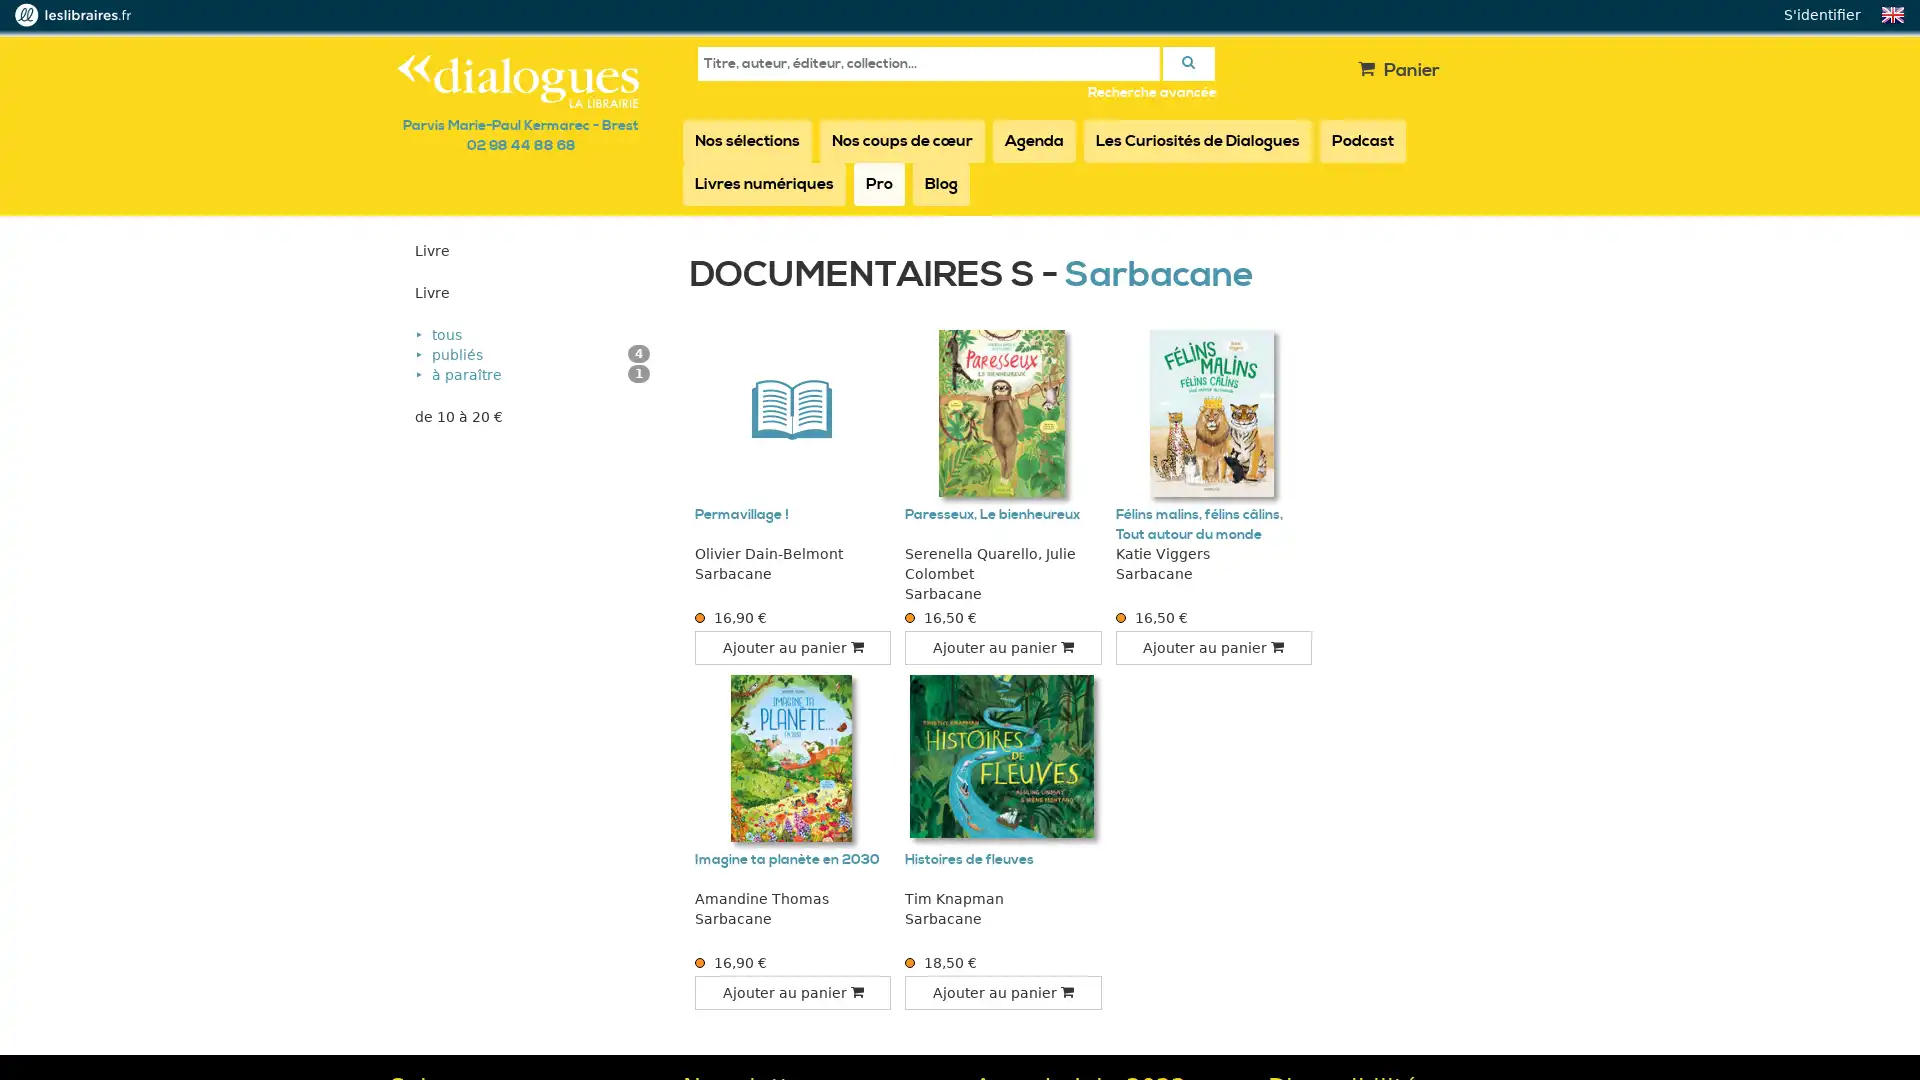 The width and height of the screenshot is (1920, 1080). Describe the element at coordinates (791, 992) in the screenshot. I see `Ajouter au panier` at that location.